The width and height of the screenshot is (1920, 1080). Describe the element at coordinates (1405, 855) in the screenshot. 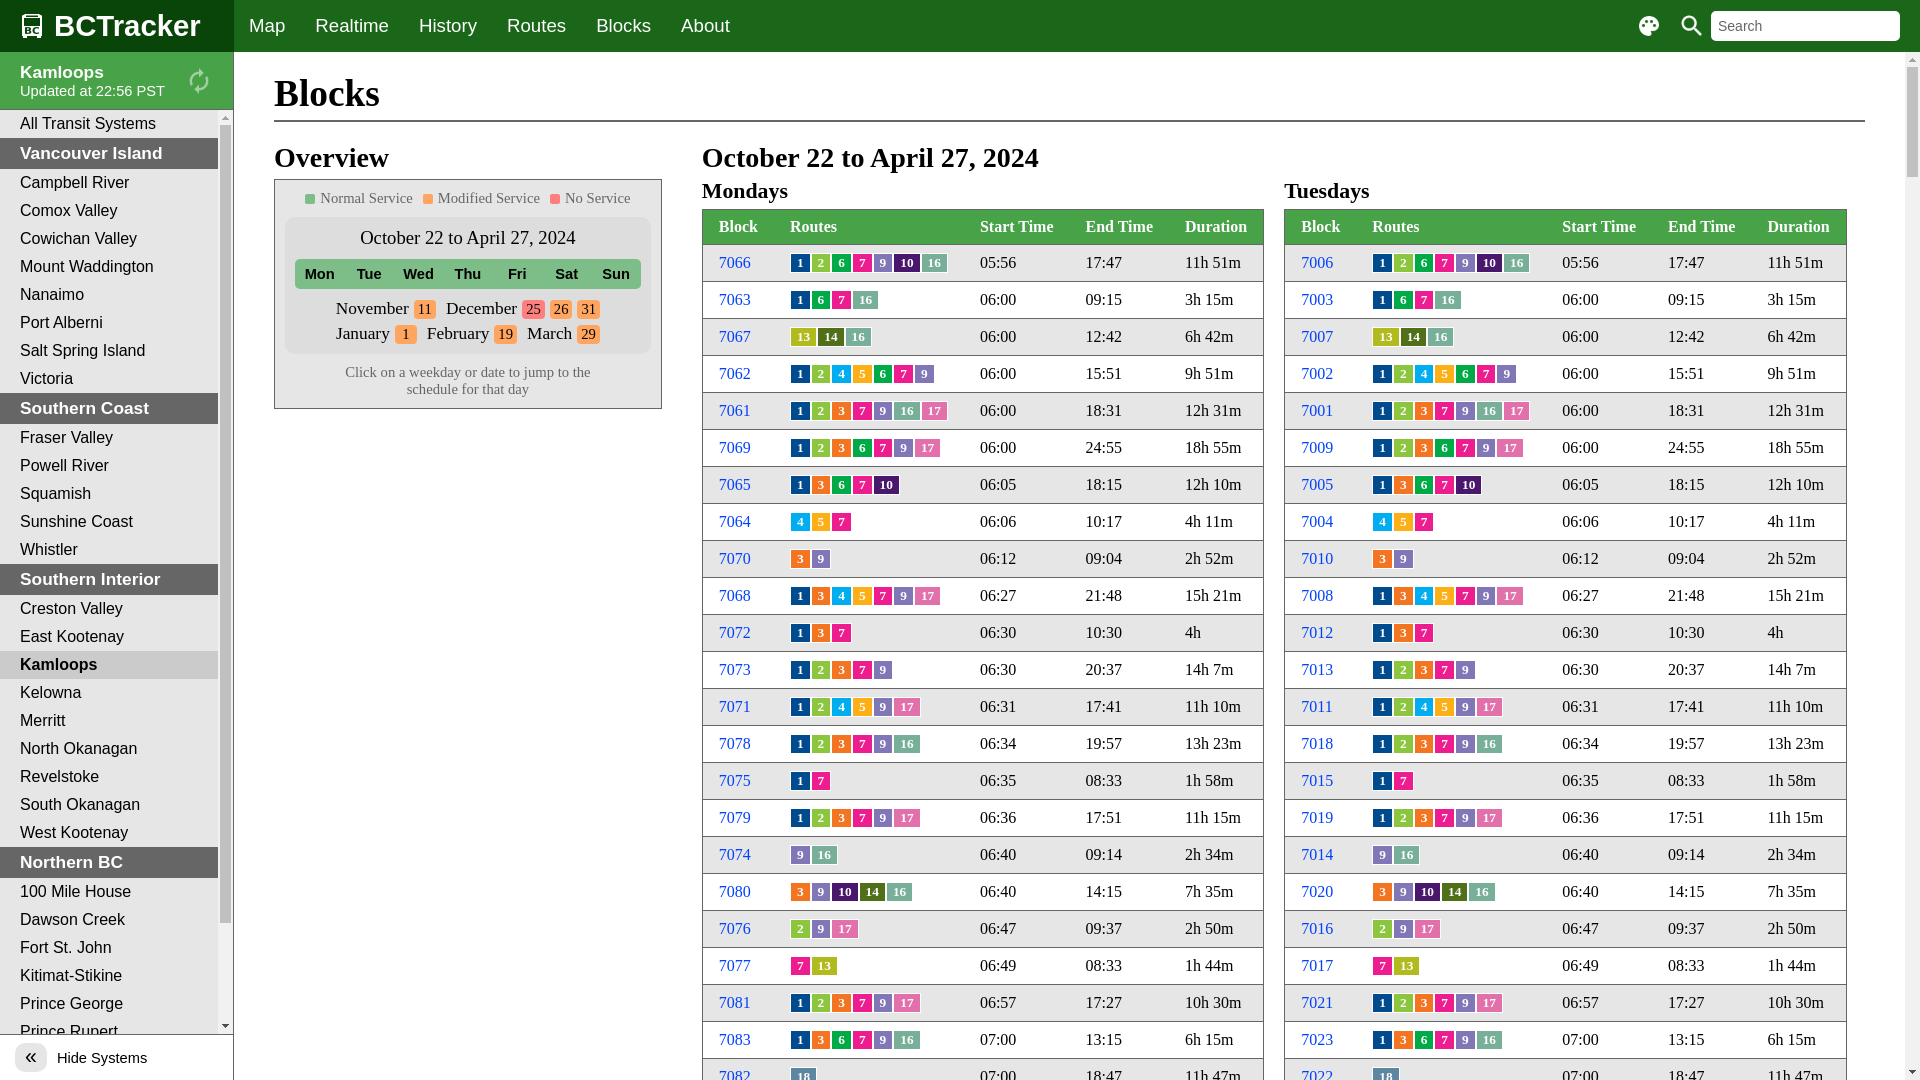

I see `'16'` at that location.